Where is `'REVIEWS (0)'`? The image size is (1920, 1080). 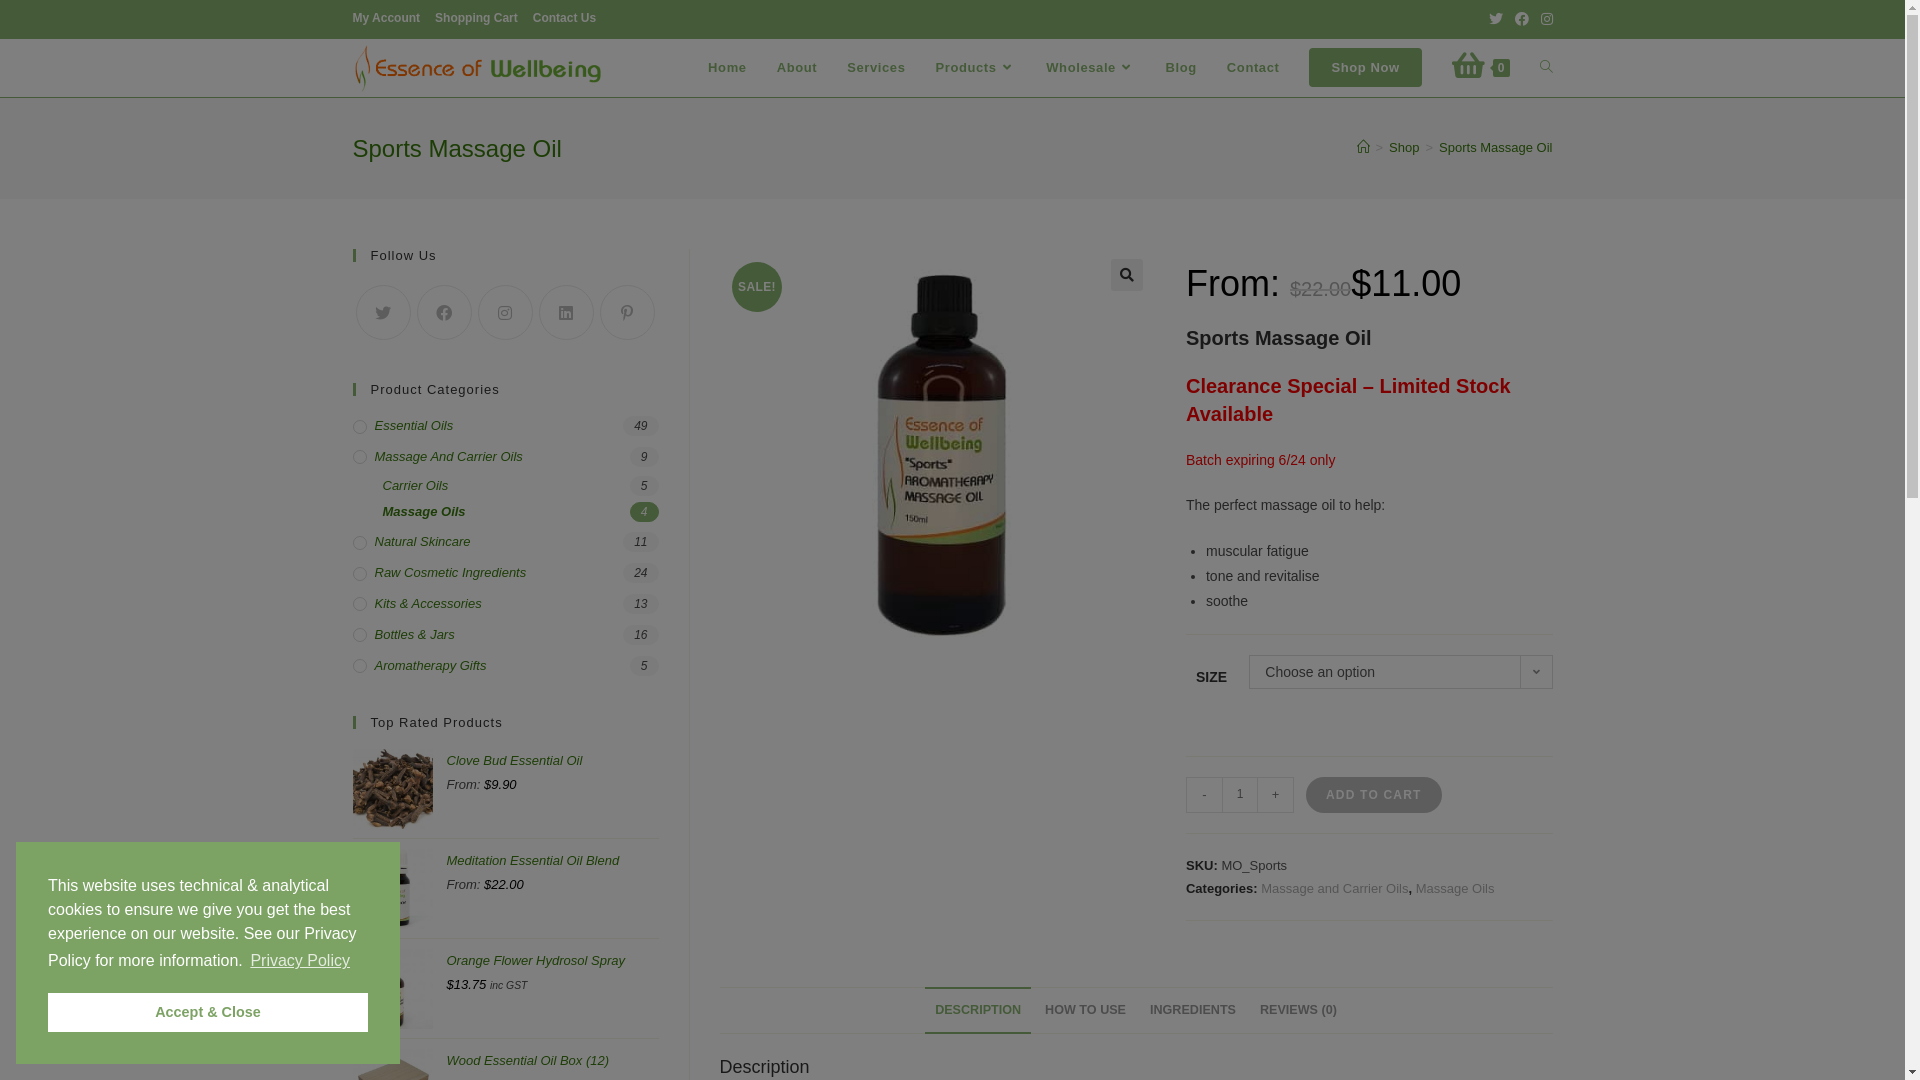
'REVIEWS (0)' is located at coordinates (1298, 1010).